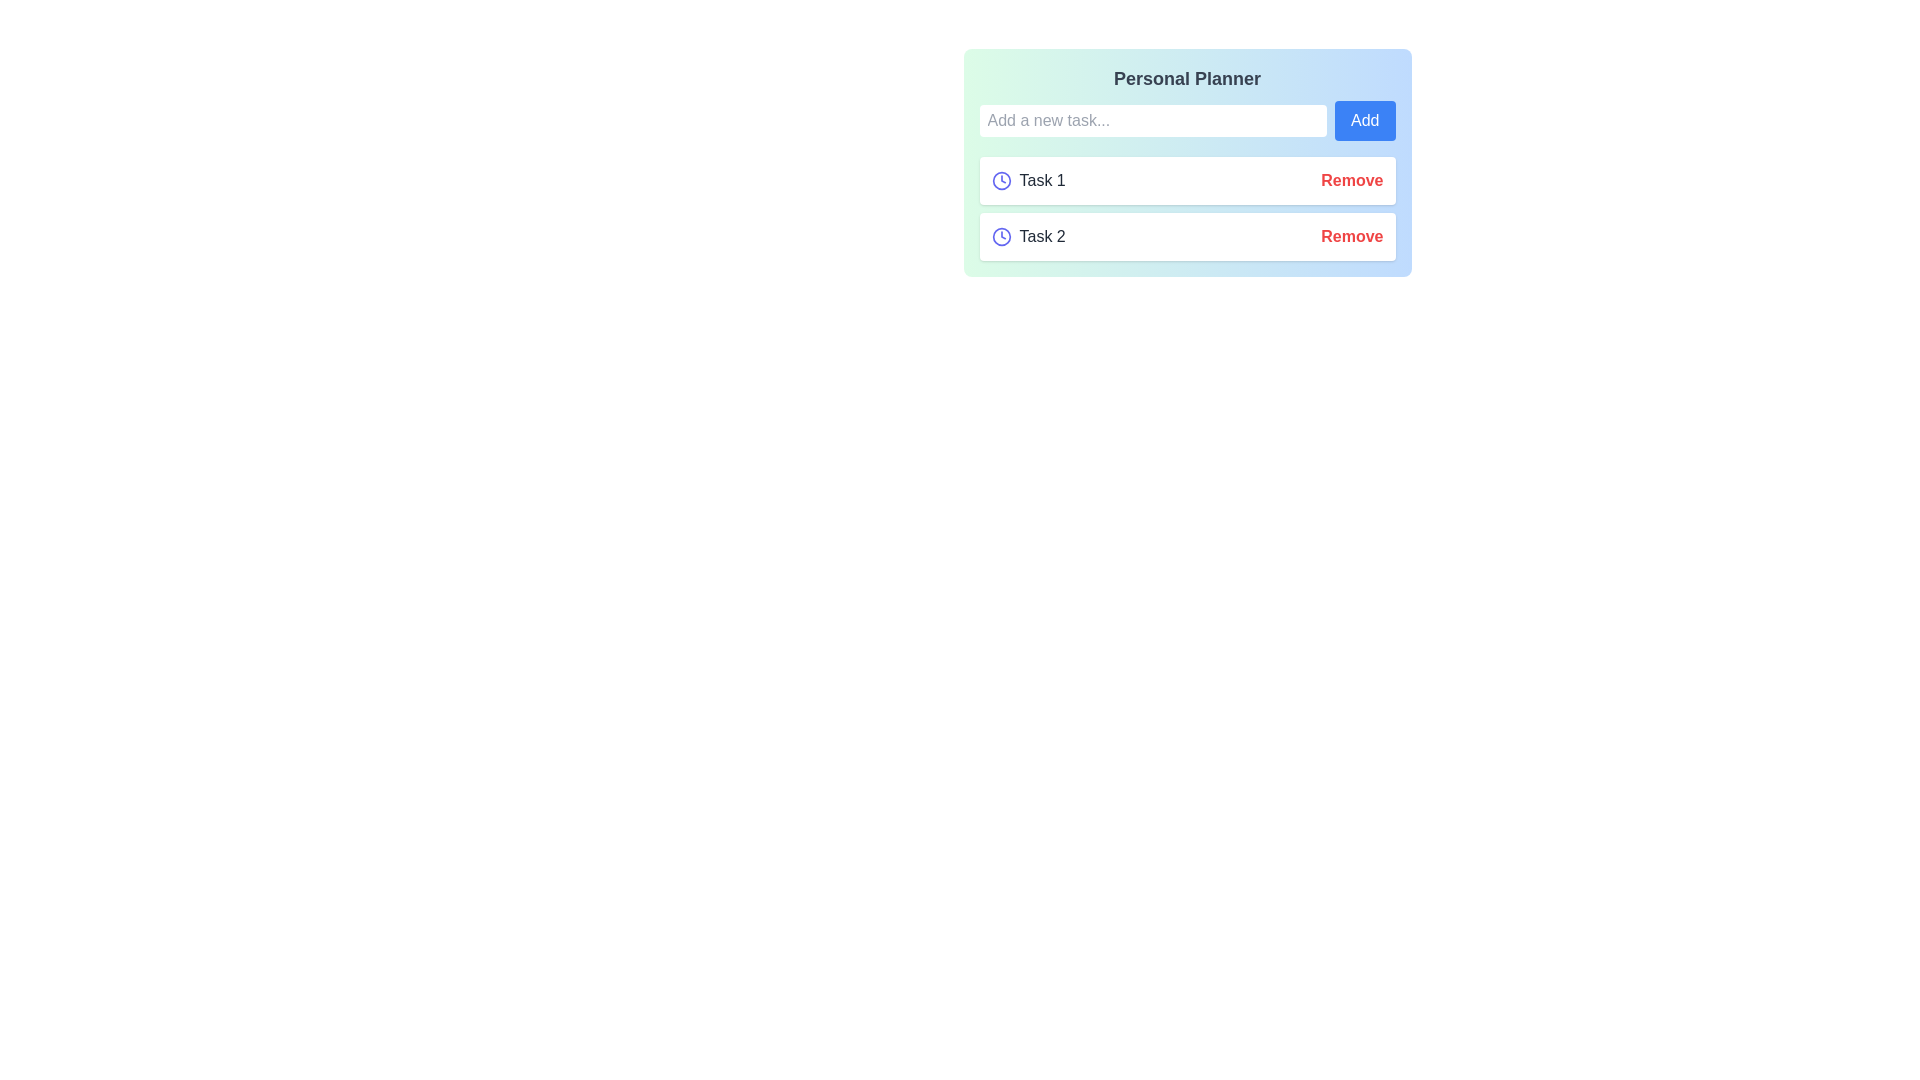 Image resolution: width=1920 pixels, height=1080 pixels. What do you see at coordinates (1352, 235) in the screenshot?
I see `'Remove' button for task 2` at bounding box center [1352, 235].